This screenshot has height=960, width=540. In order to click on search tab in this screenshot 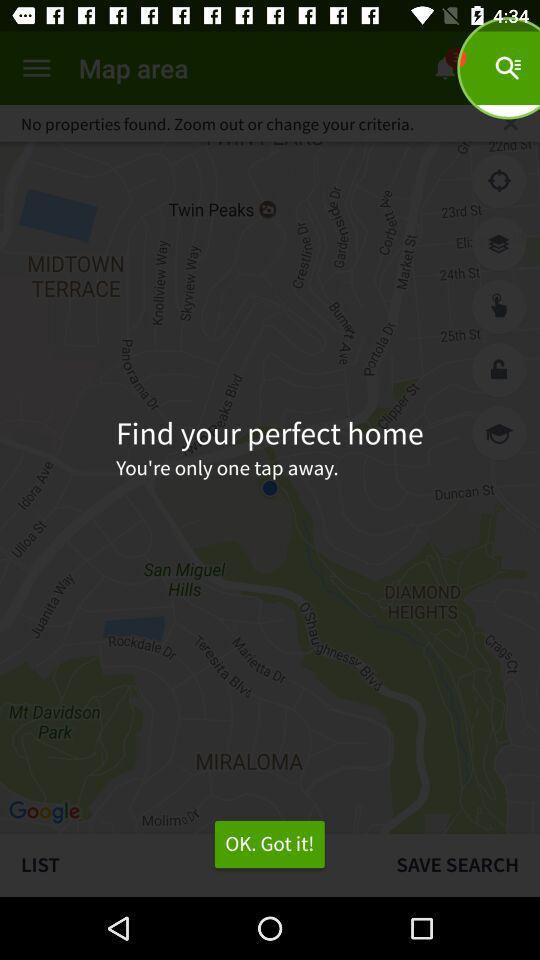, I will do `click(510, 122)`.